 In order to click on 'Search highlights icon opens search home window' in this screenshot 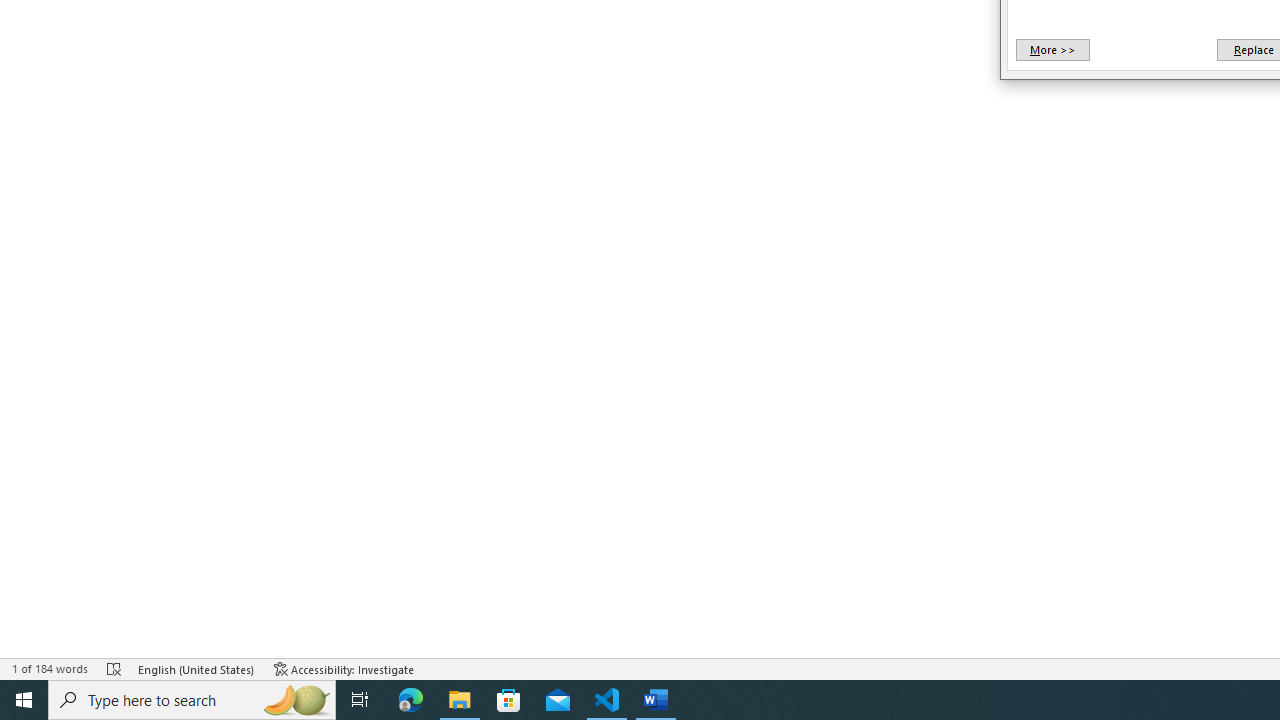, I will do `click(294, 698)`.